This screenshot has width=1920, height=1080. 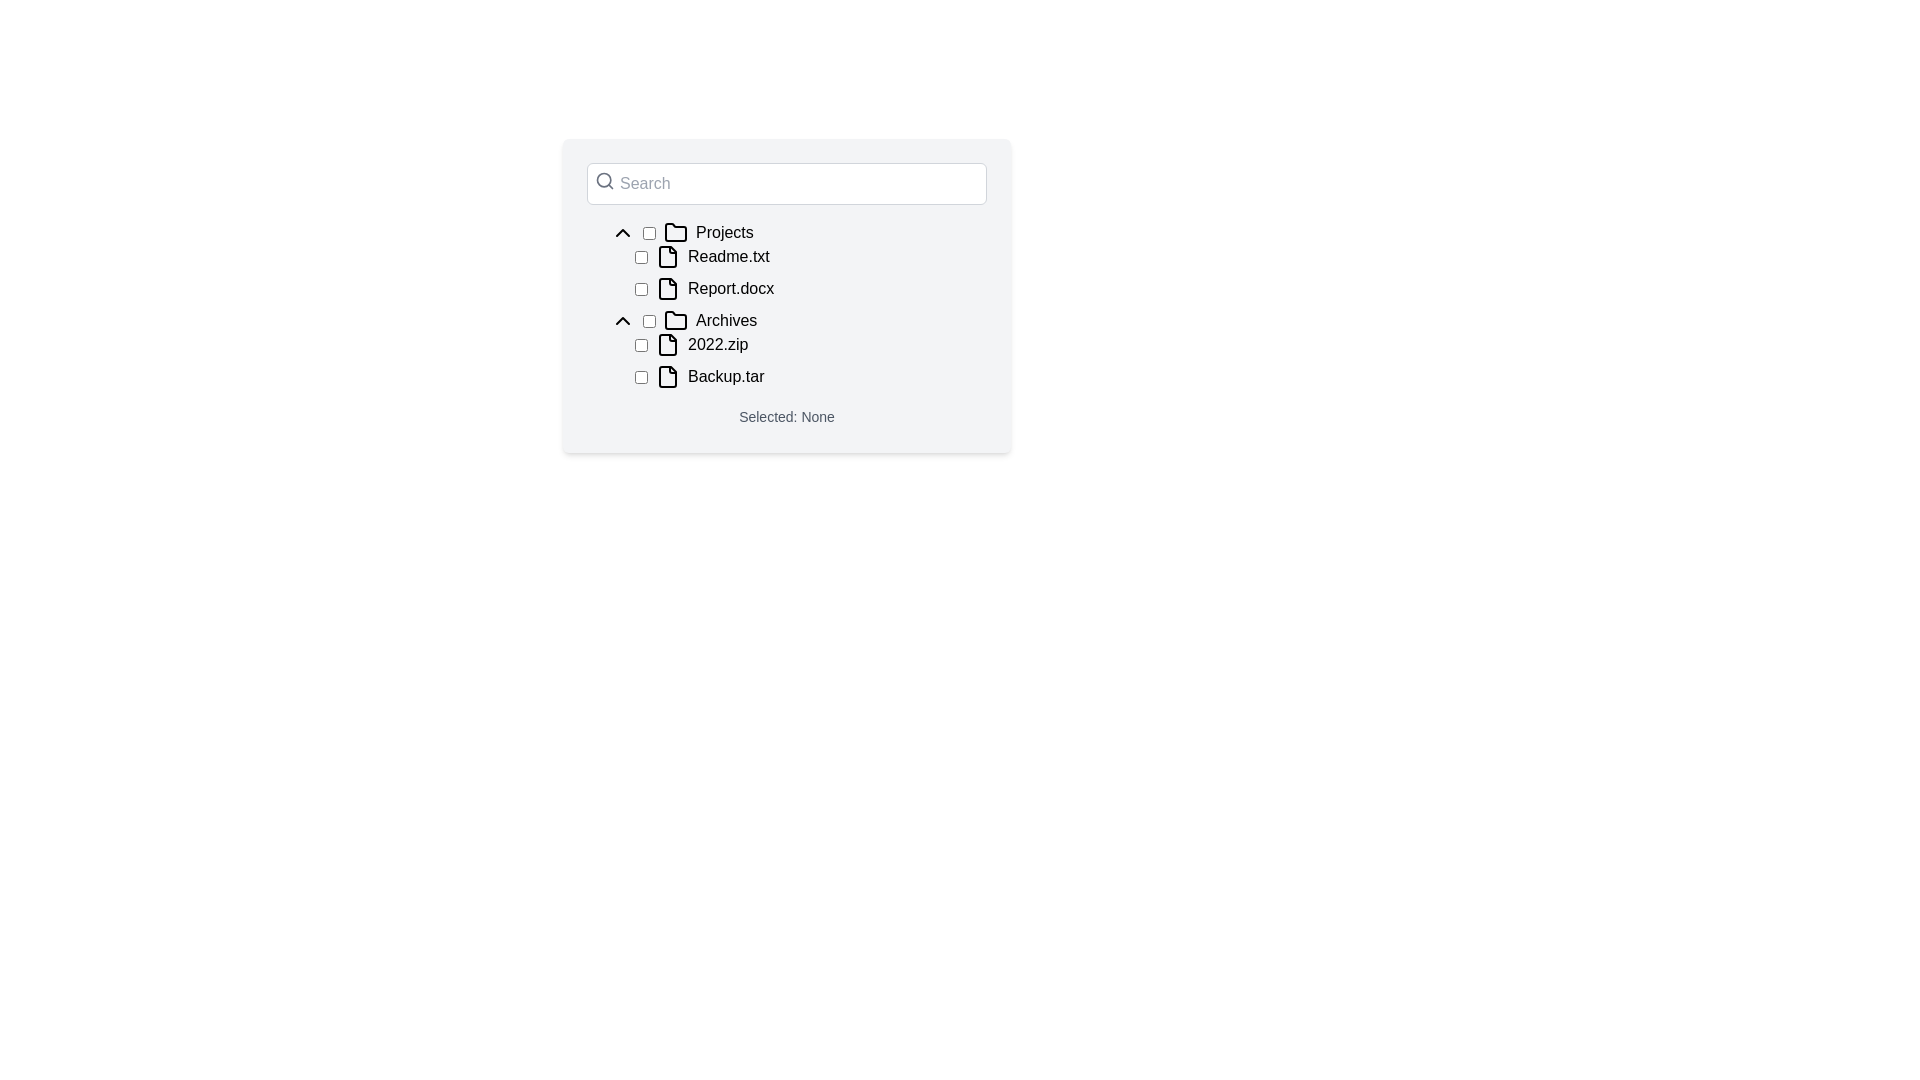 I want to click on the unselected checkbox, which is a small square located immediately to the left of the 'Report.docx' label, so click(x=641, y=289).